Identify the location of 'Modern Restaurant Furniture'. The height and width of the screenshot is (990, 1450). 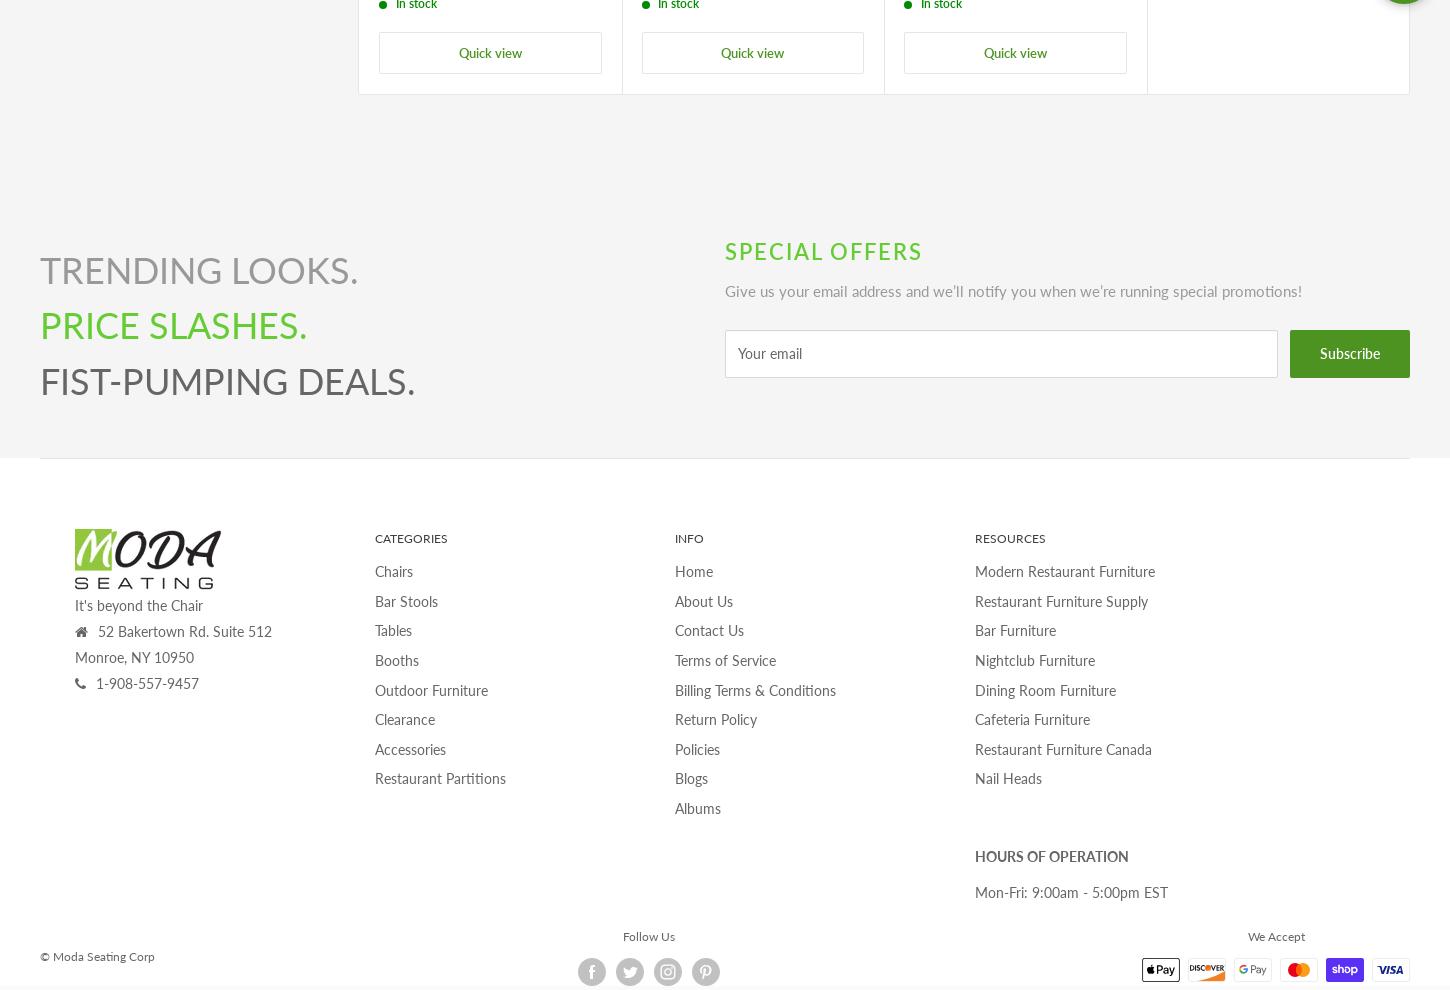
(974, 571).